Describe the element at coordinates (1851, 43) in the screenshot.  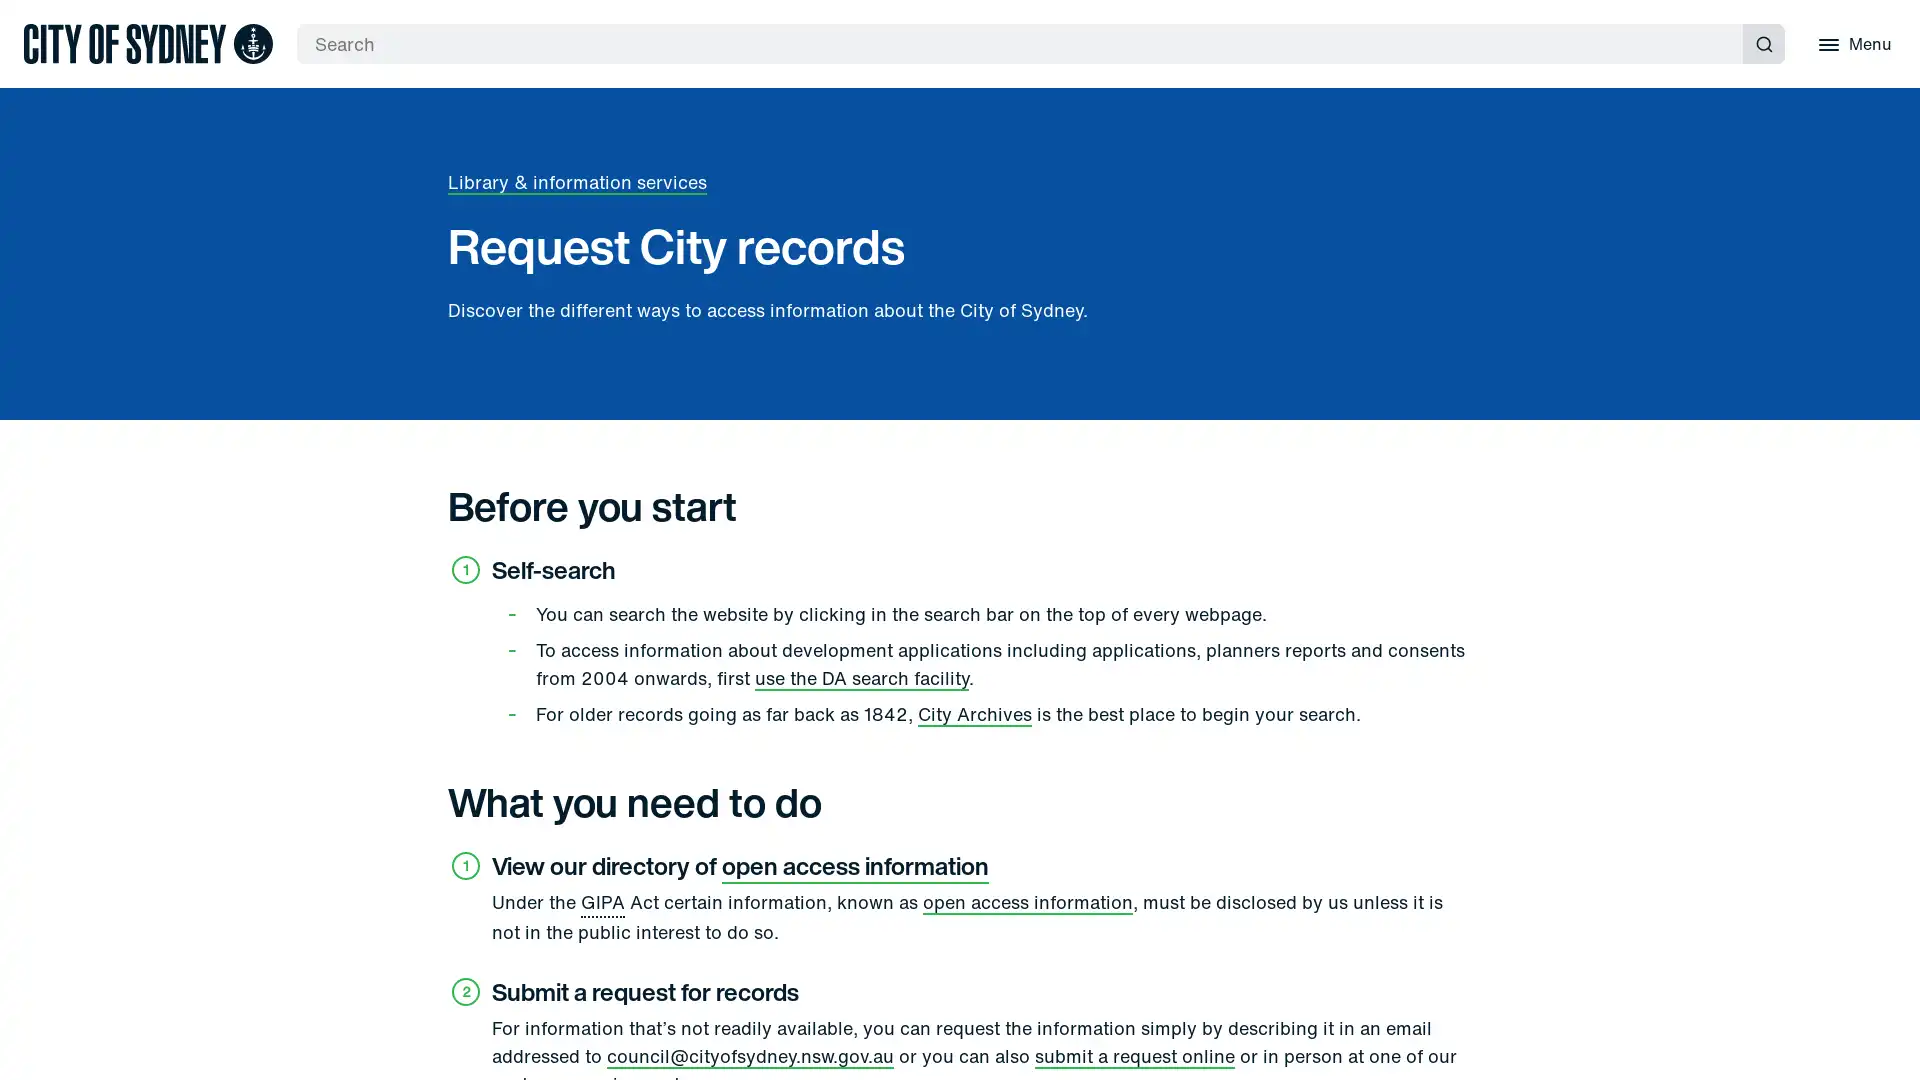
I see `Menu` at that location.